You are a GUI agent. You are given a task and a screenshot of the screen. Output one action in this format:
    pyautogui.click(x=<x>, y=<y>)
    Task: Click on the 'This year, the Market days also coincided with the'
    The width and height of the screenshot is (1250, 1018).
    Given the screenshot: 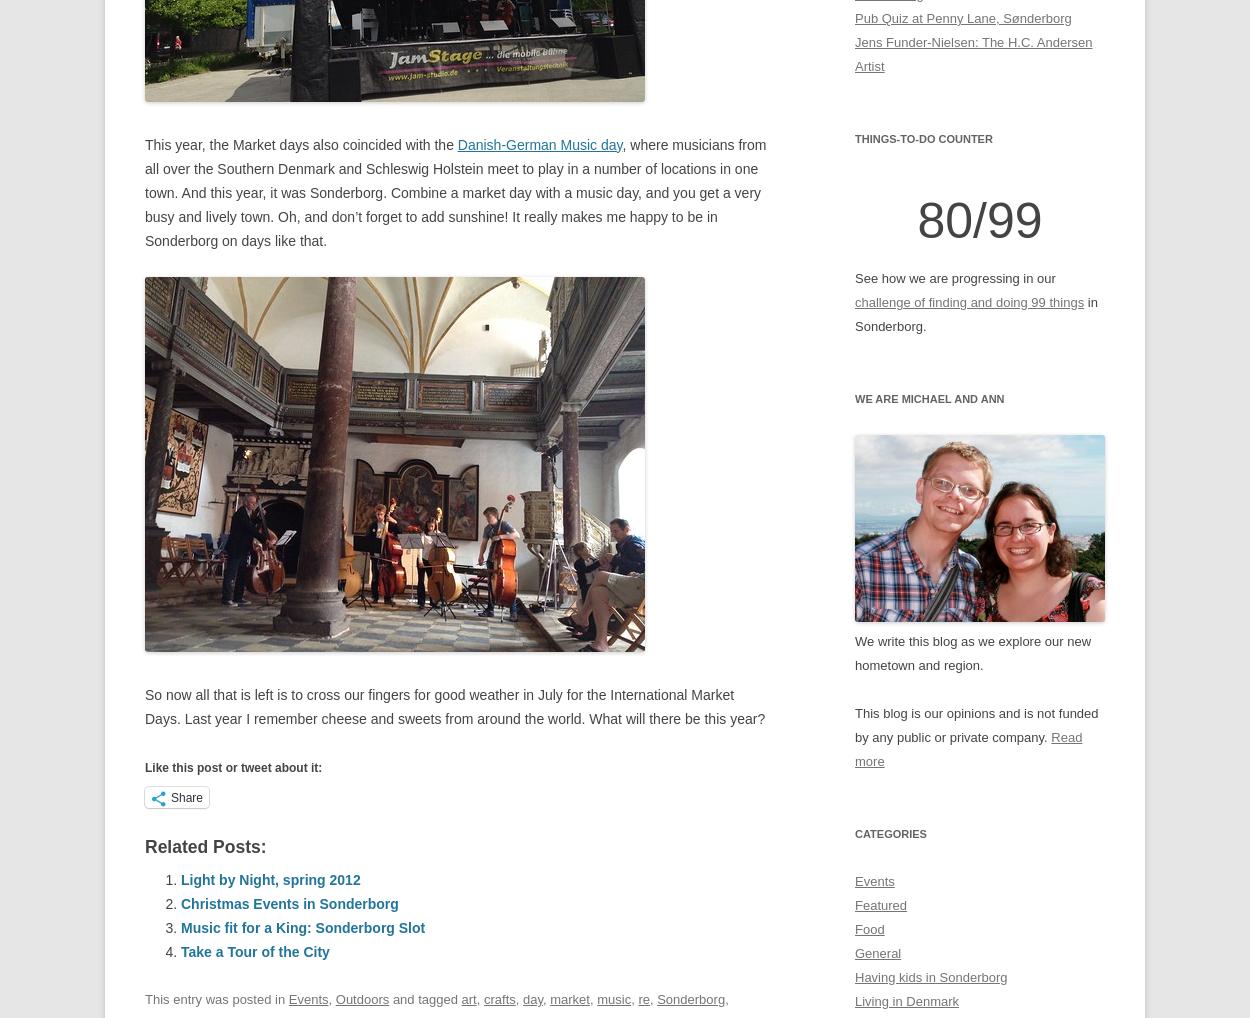 What is the action you would take?
    pyautogui.click(x=301, y=143)
    